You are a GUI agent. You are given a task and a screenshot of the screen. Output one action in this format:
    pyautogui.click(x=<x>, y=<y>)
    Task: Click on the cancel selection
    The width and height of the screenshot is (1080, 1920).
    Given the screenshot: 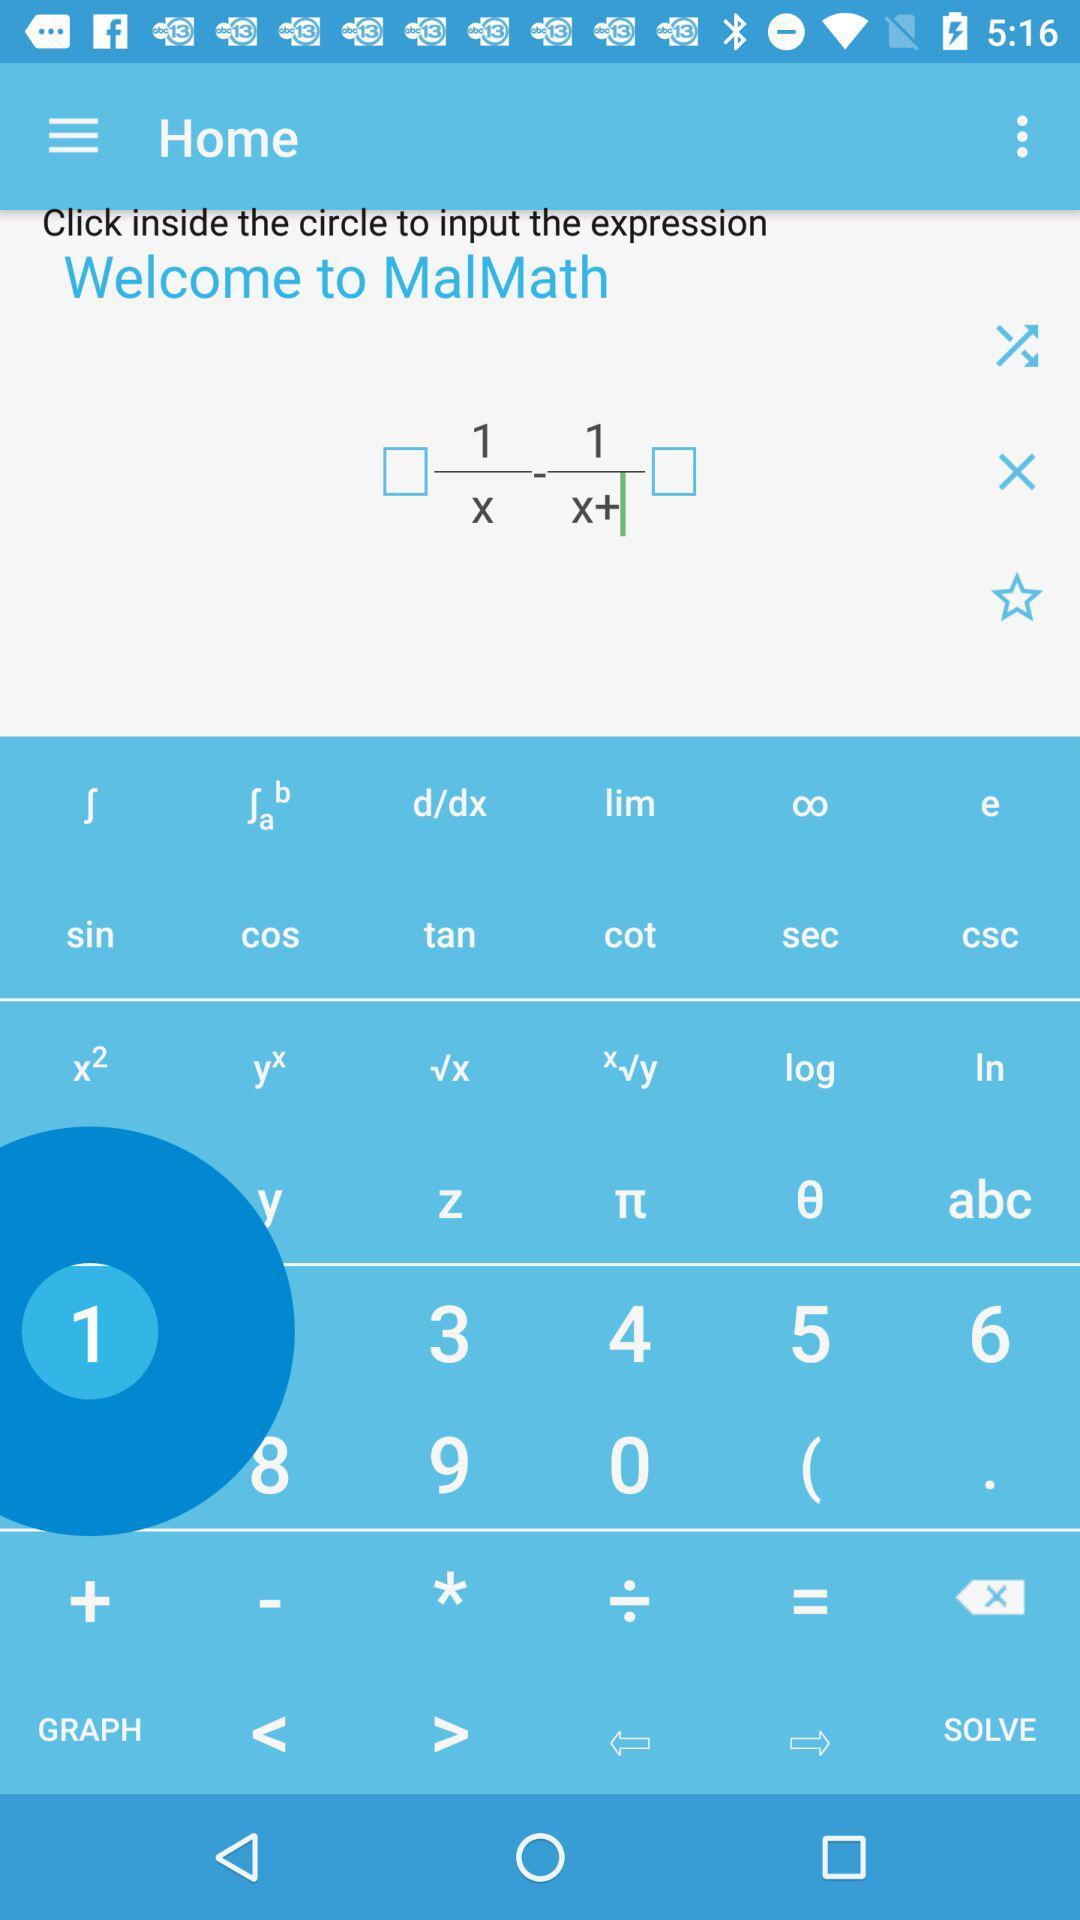 What is the action you would take?
    pyautogui.click(x=990, y=1596)
    